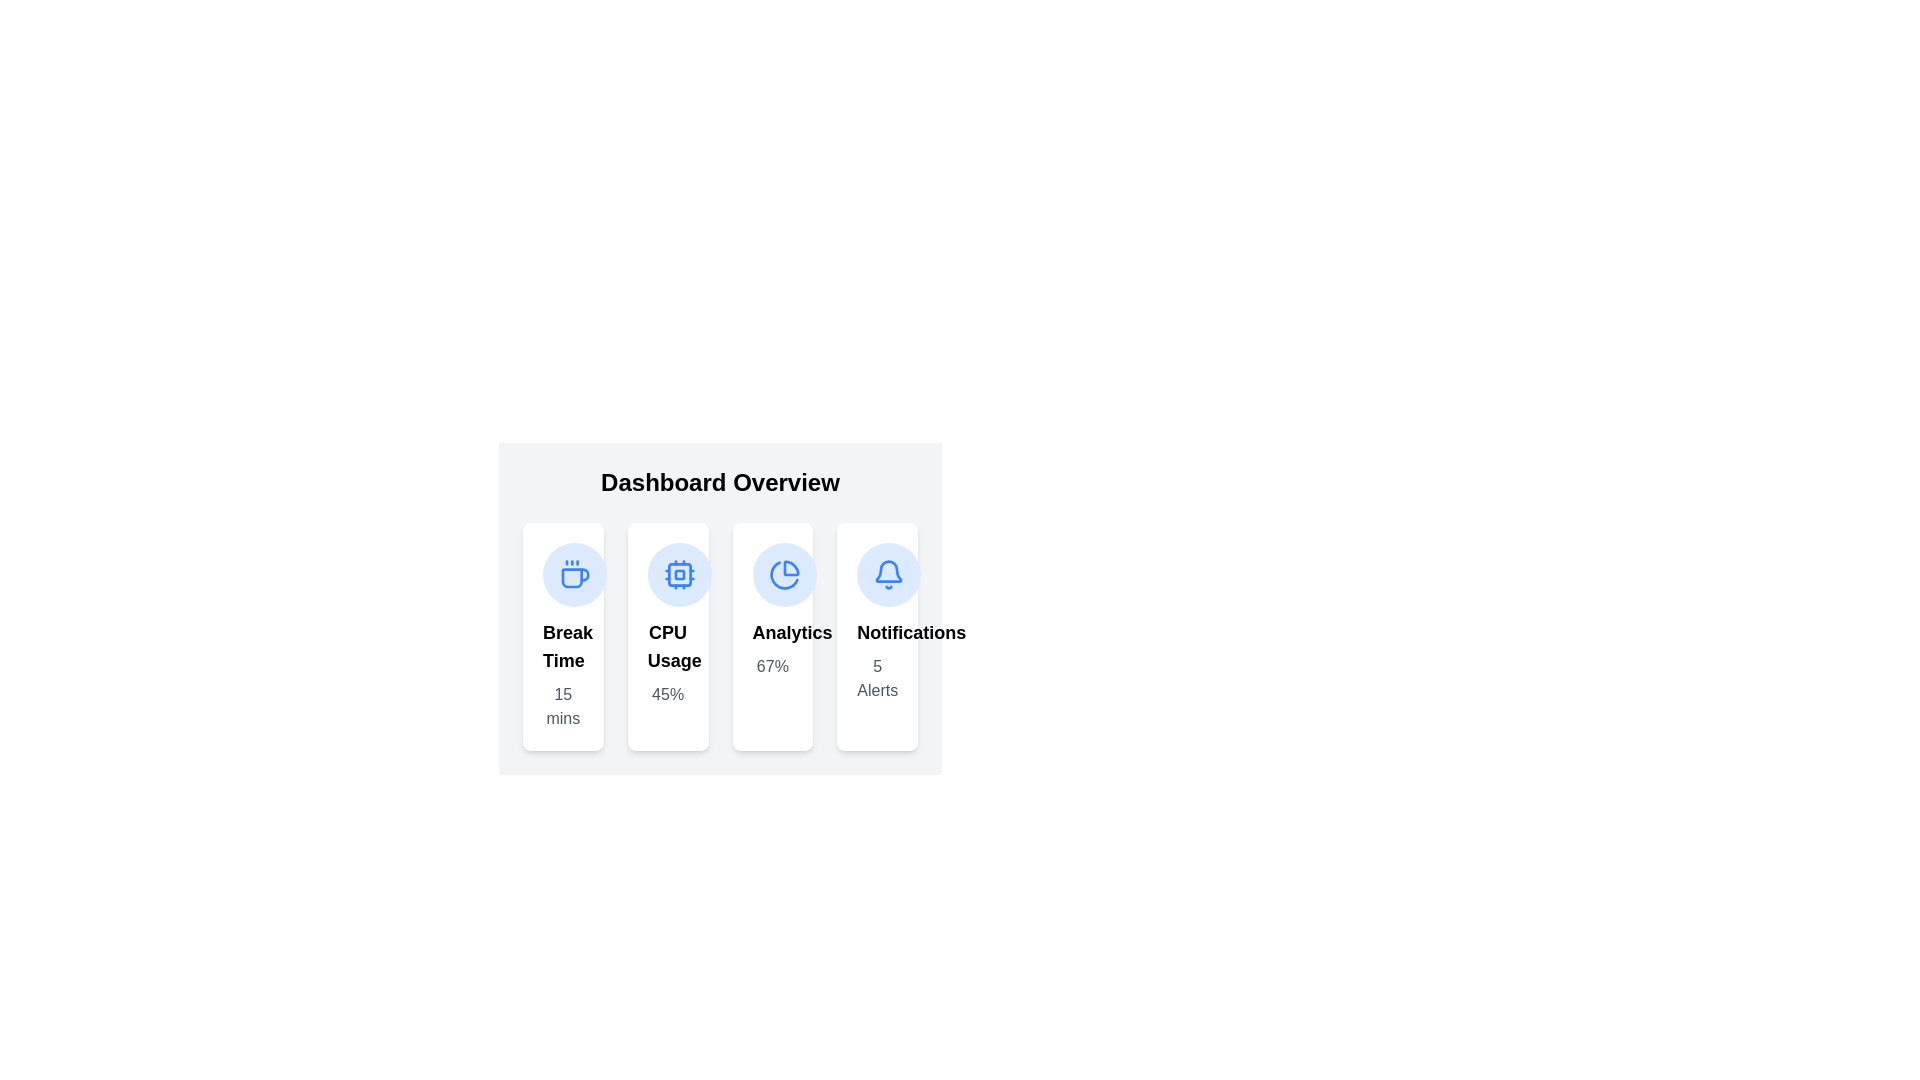 Image resolution: width=1920 pixels, height=1080 pixels. I want to click on the informational card displaying CPU usage, which is located between 'Break Time' and 'Analytics' in the grid layout, so click(668, 636).